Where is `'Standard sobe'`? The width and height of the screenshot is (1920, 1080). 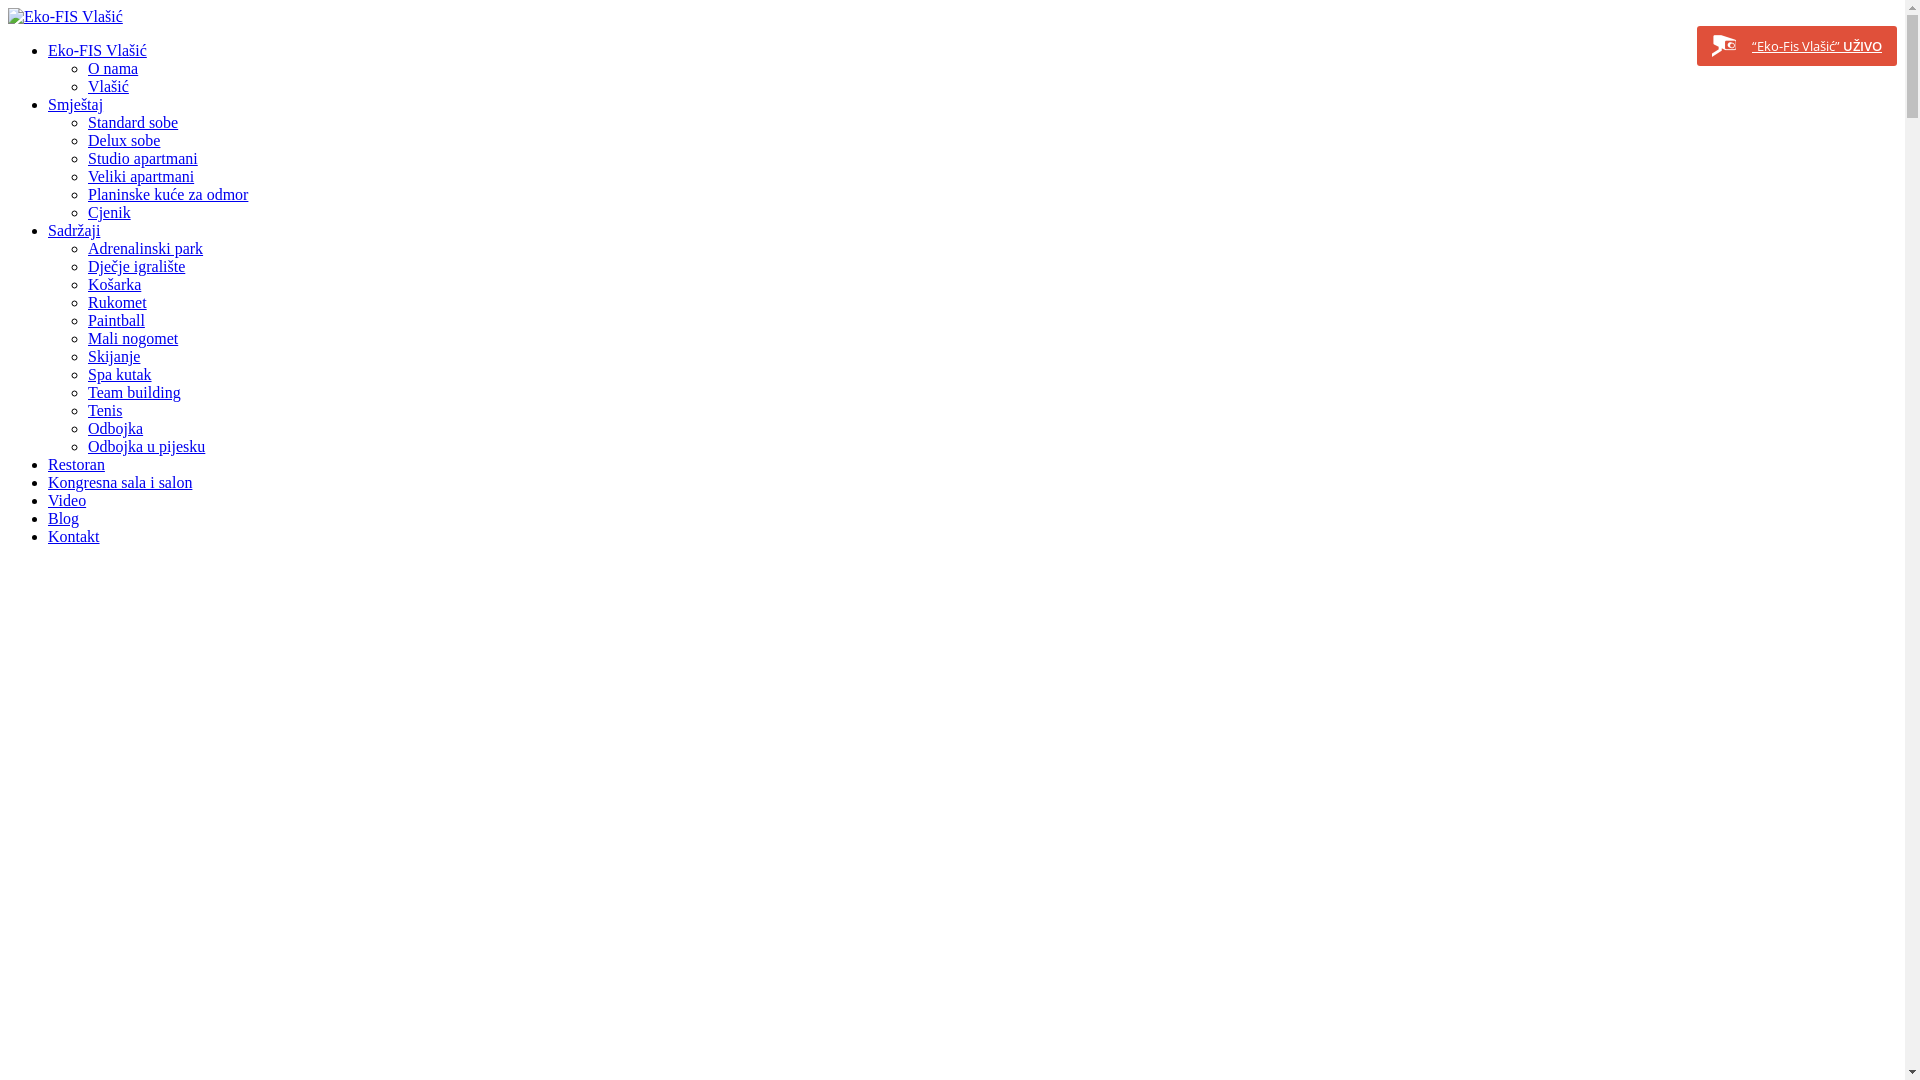 'Standard sobe' is located at coordinates (132, 122).